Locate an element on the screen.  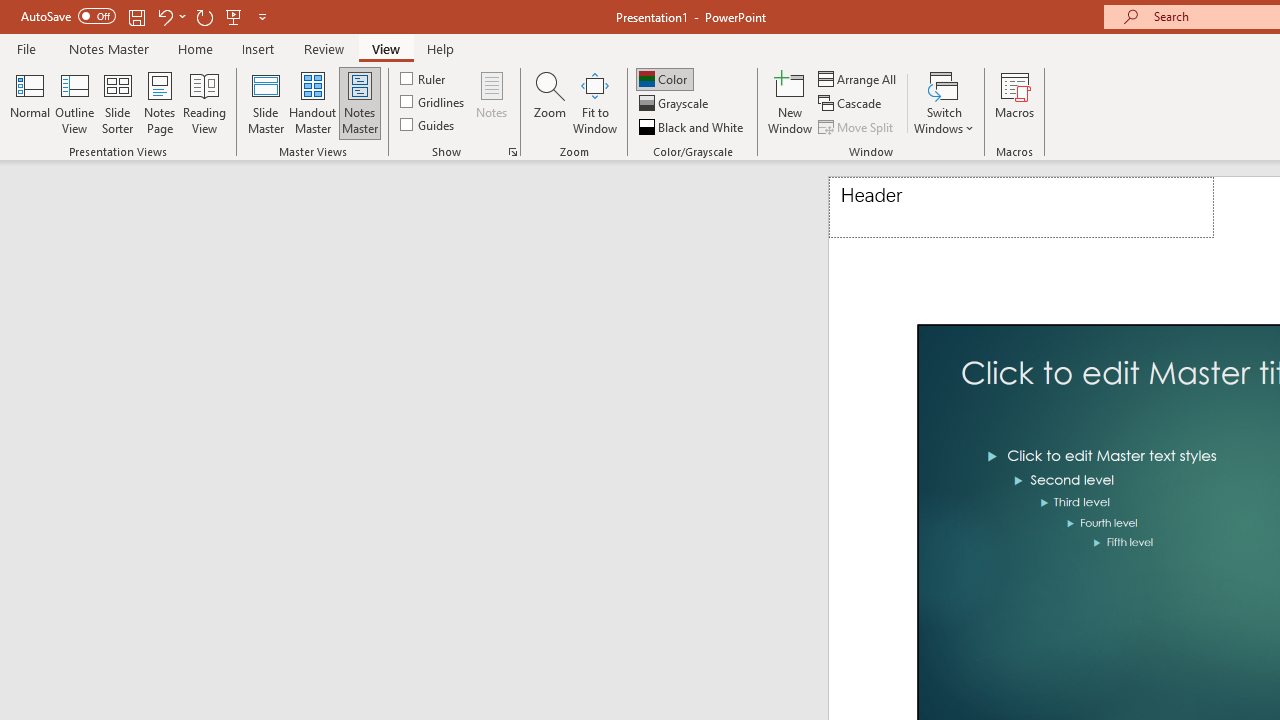
'Guides' is located at coordinates (427, 124).